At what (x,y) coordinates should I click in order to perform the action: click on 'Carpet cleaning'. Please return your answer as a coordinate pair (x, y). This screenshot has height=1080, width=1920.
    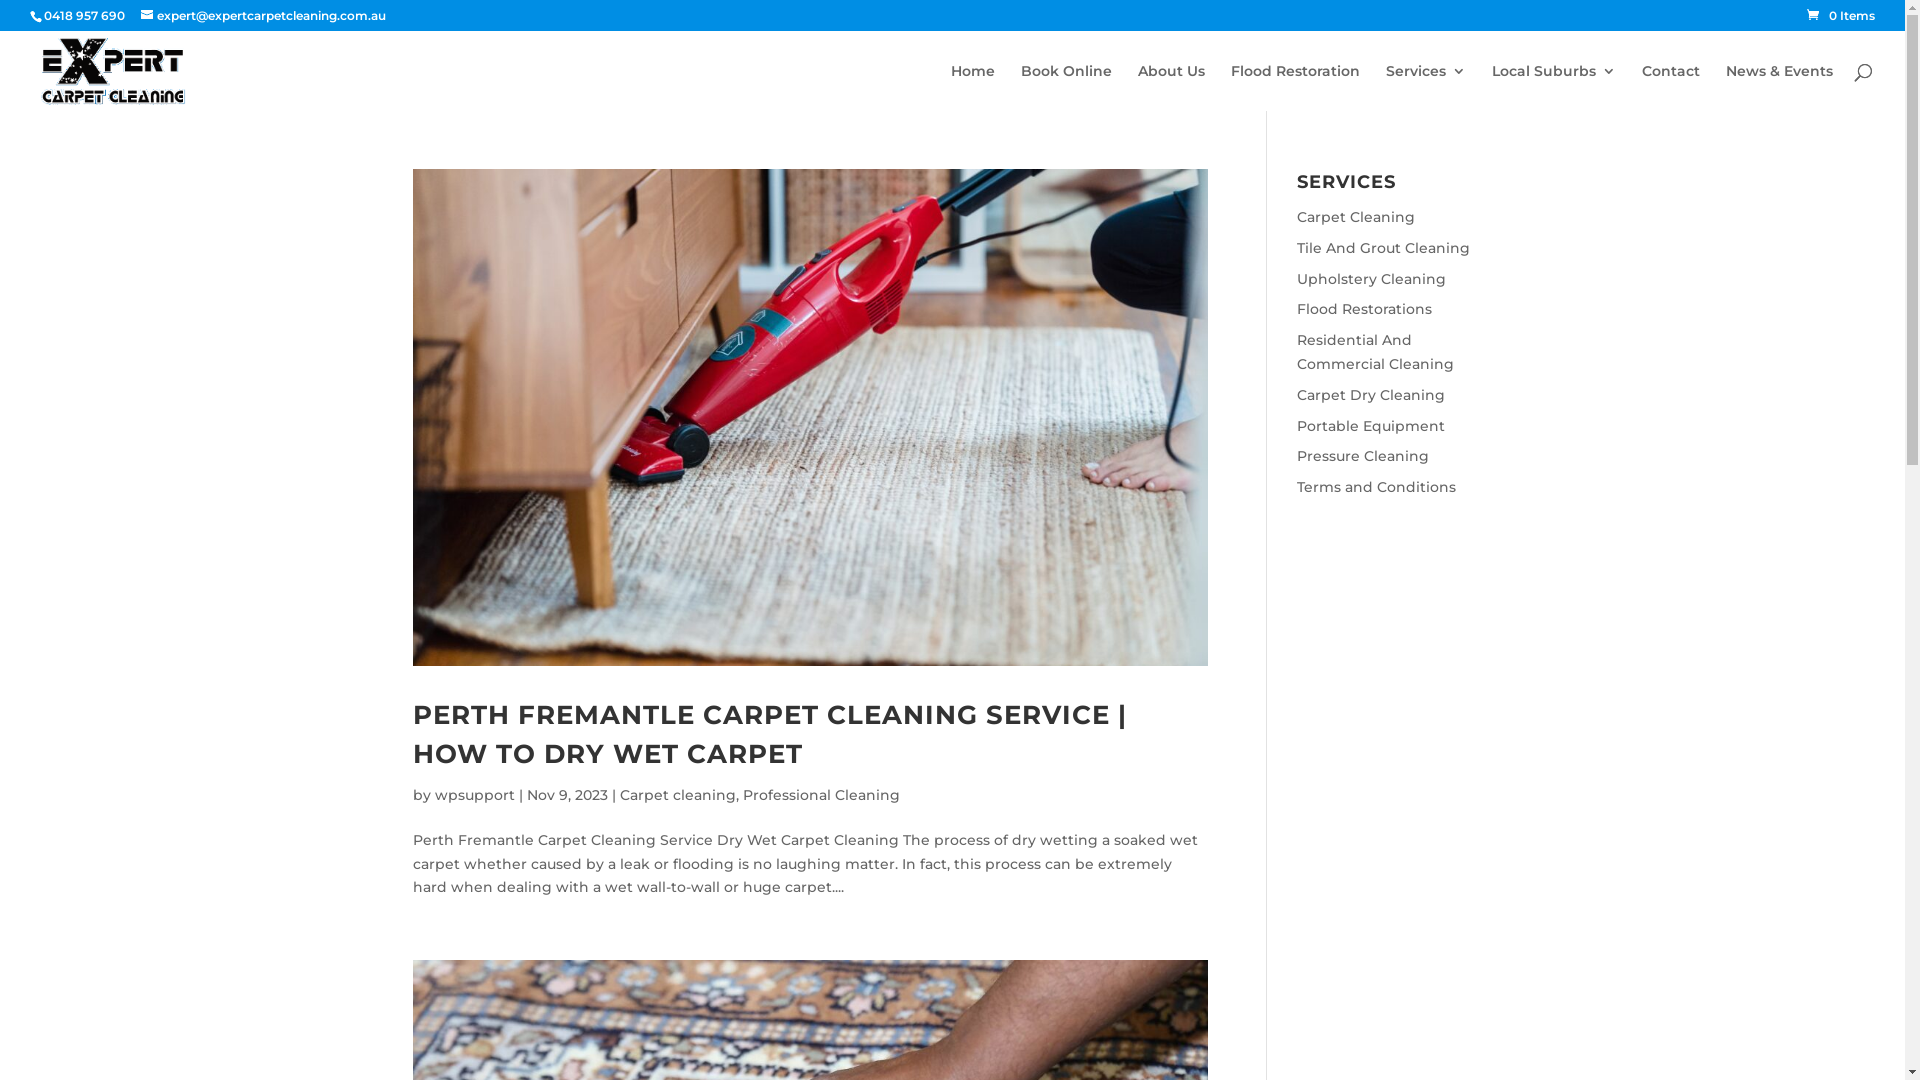
    Looking at the image, I should click on (618, 793).